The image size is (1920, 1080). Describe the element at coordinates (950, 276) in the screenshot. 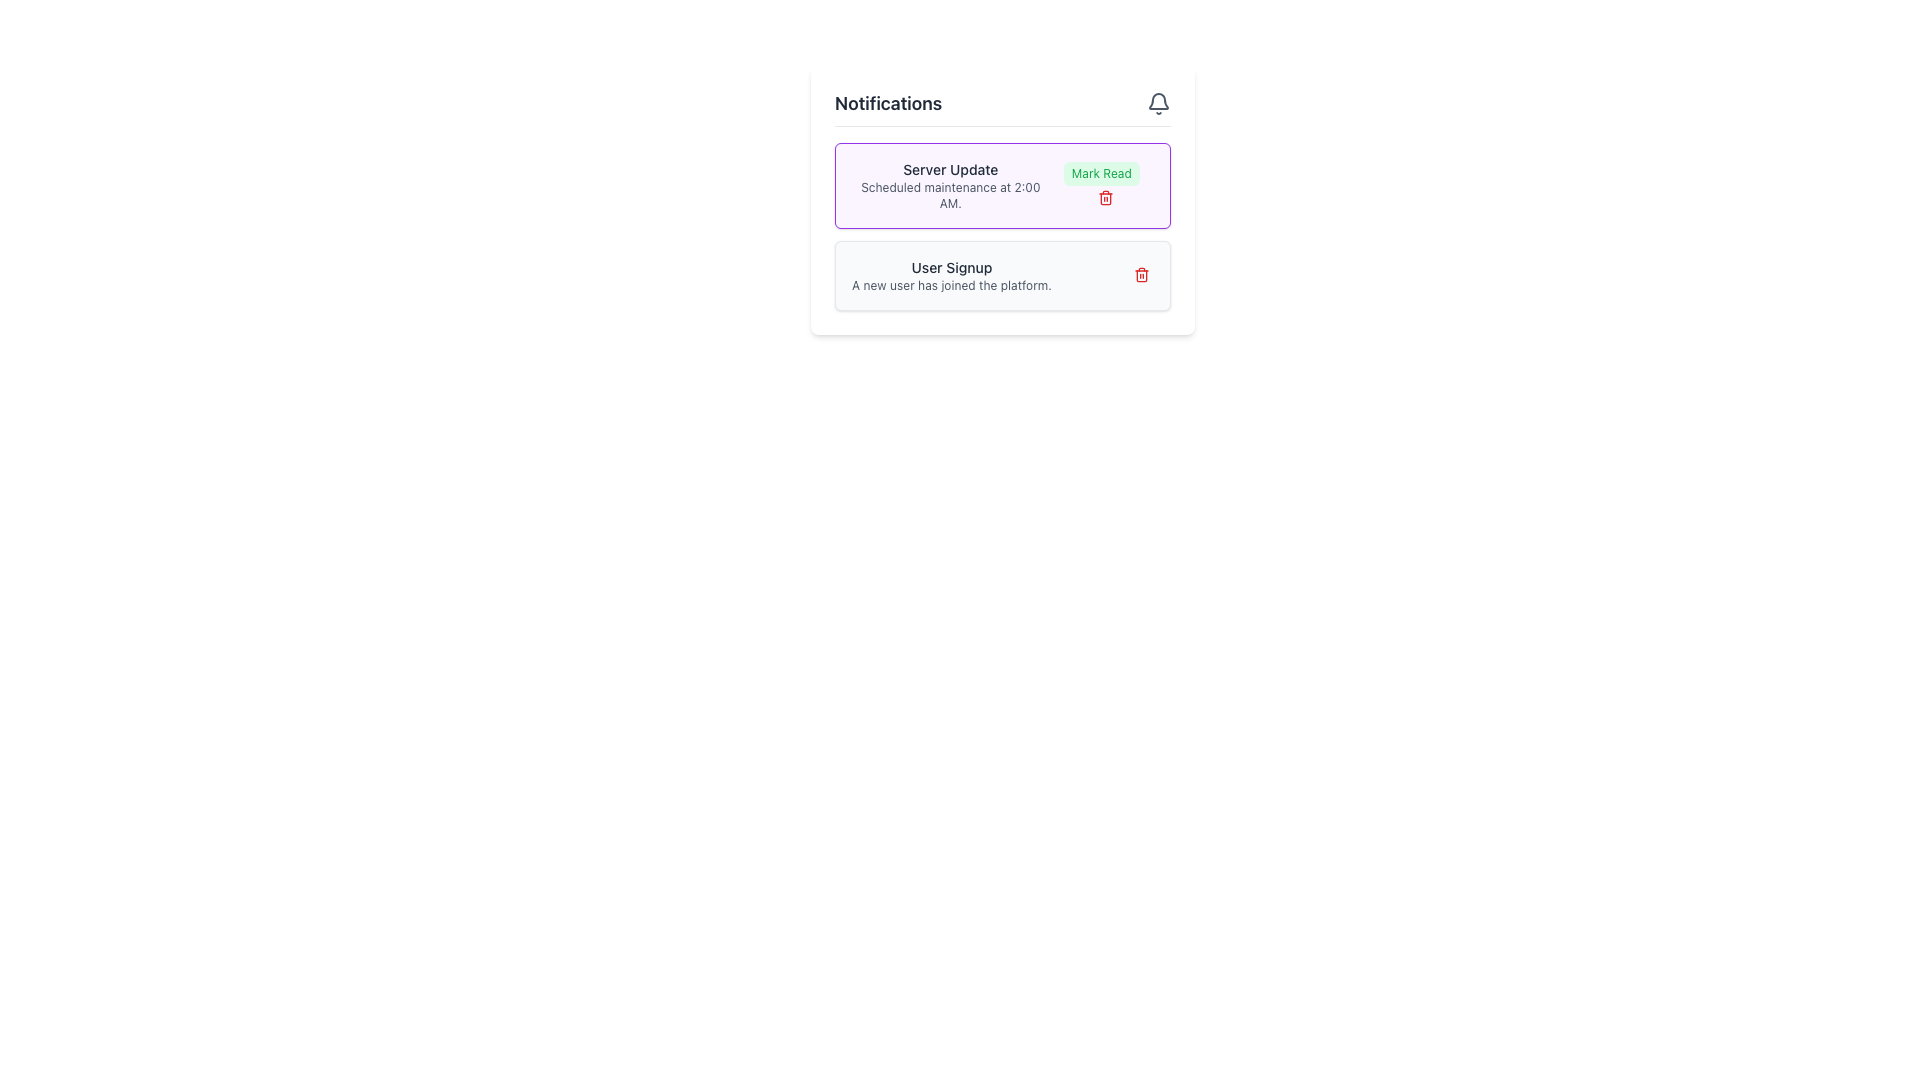

I see `the second notification in the notifications card that provides information about a user signup event, positioned below 'Server Update' and above the trash icon` at that location.